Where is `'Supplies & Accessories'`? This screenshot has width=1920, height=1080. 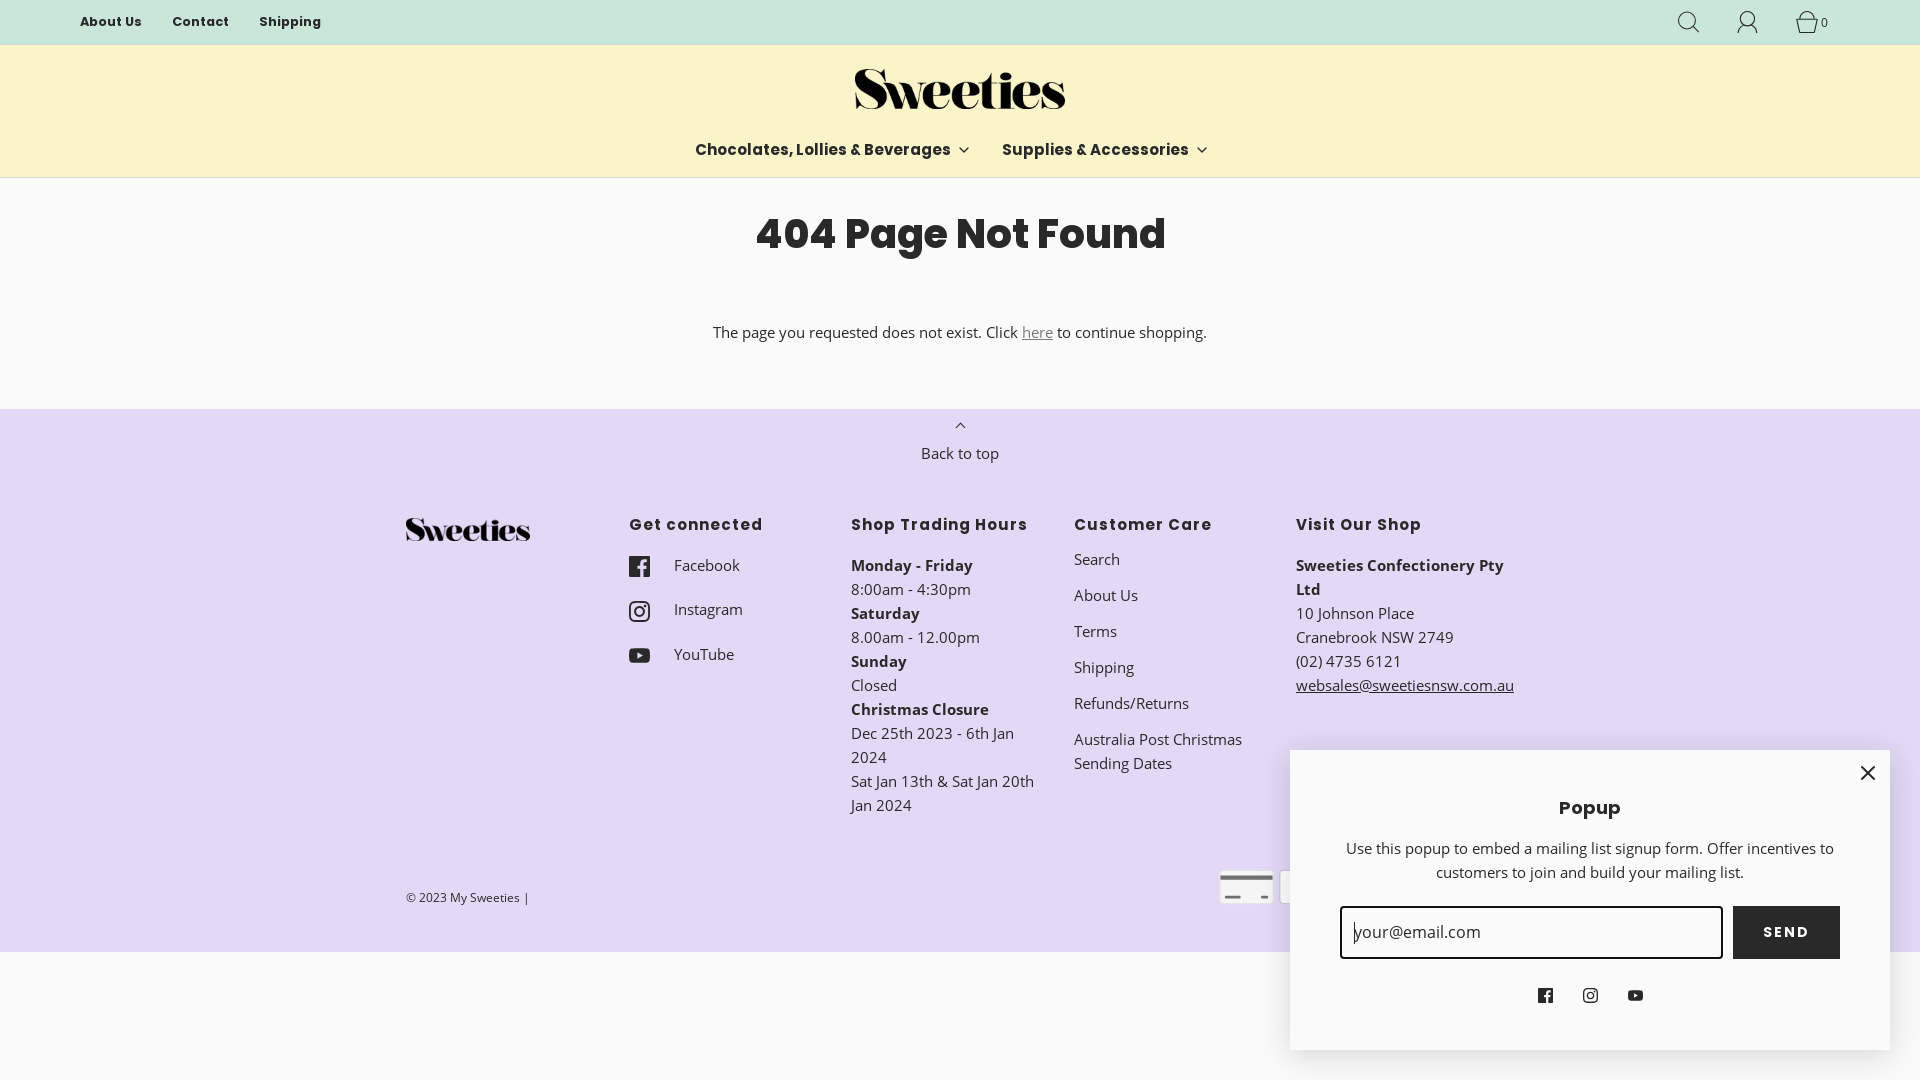 'Supplies & Accessories' is located at coordinates (1104, 149).